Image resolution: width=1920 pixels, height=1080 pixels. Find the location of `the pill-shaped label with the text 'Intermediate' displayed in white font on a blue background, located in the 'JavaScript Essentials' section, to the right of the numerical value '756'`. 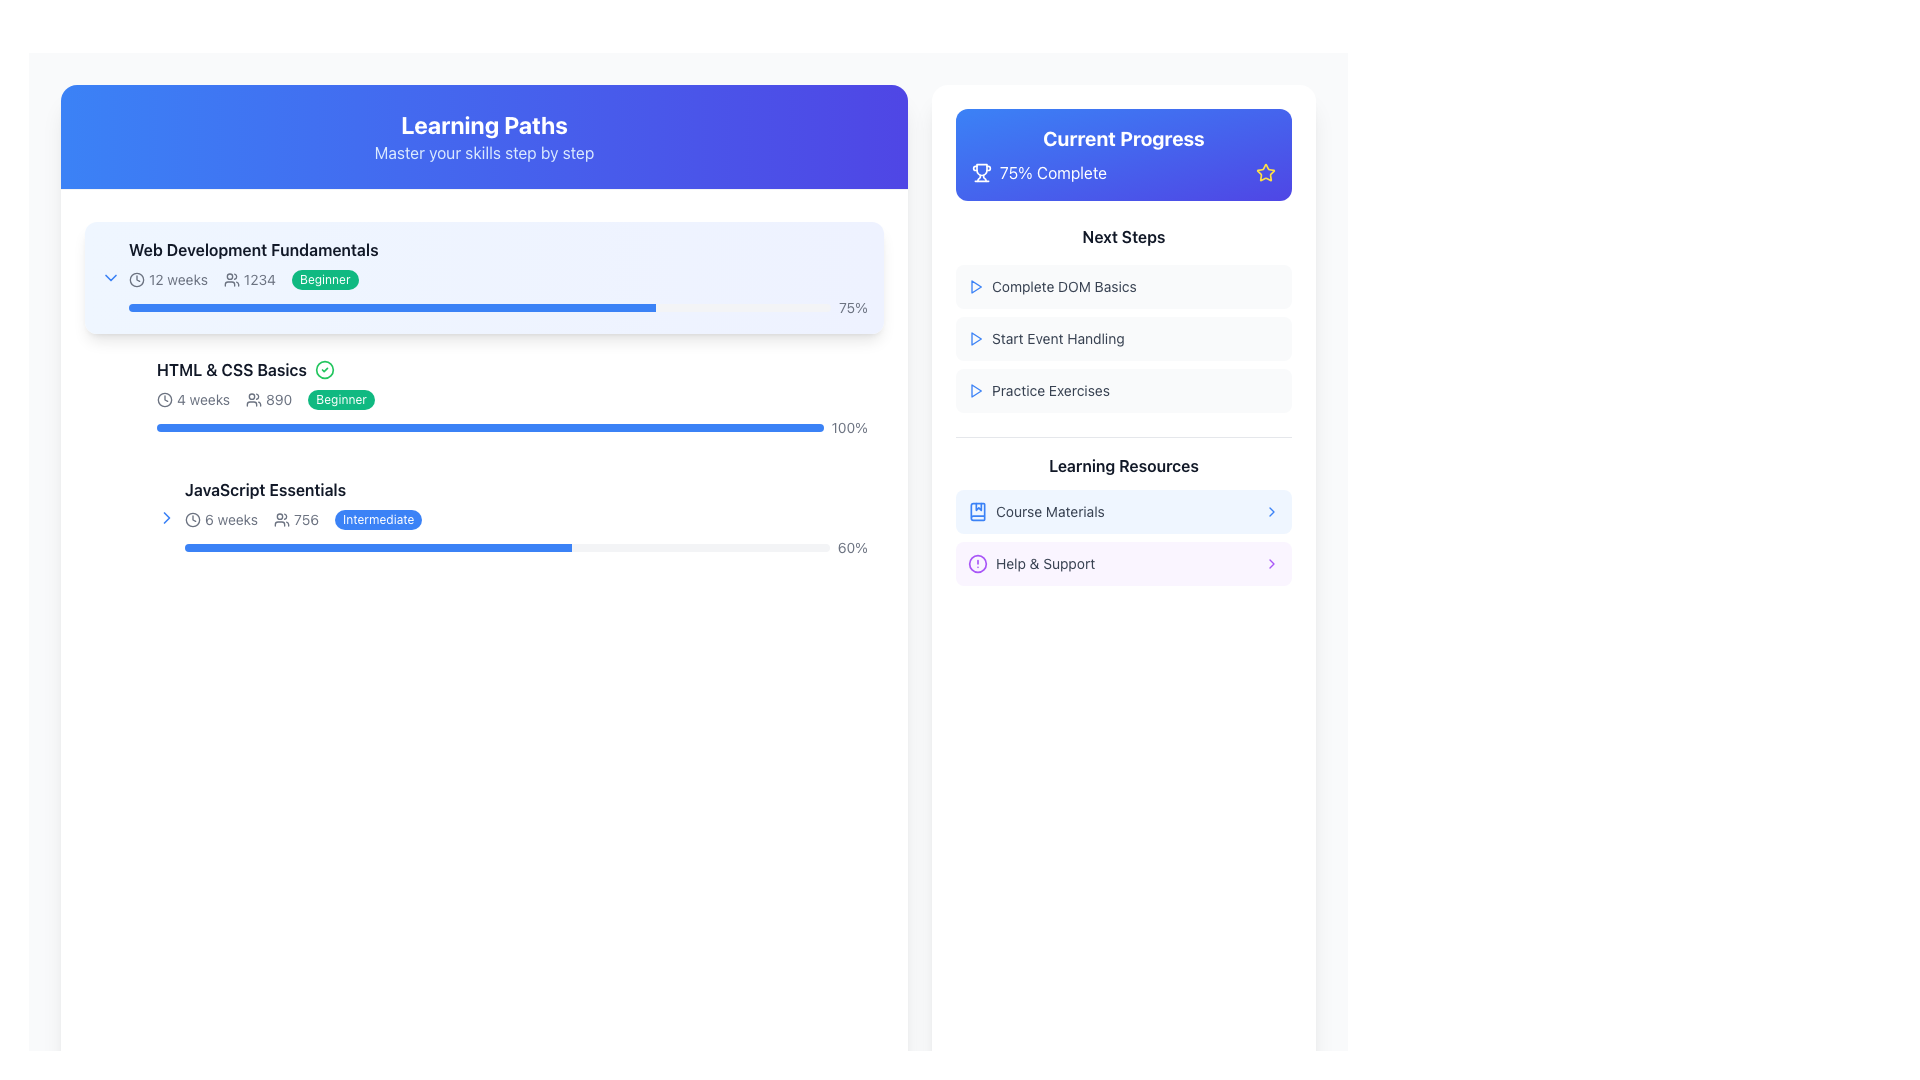

the pill-shaped label with the text 'Intermediate' displayed in white font on a blue background, located in the 'JavaScript Essentials' section, to the right of the numerical value '756' is located at coordinates (378, 519).